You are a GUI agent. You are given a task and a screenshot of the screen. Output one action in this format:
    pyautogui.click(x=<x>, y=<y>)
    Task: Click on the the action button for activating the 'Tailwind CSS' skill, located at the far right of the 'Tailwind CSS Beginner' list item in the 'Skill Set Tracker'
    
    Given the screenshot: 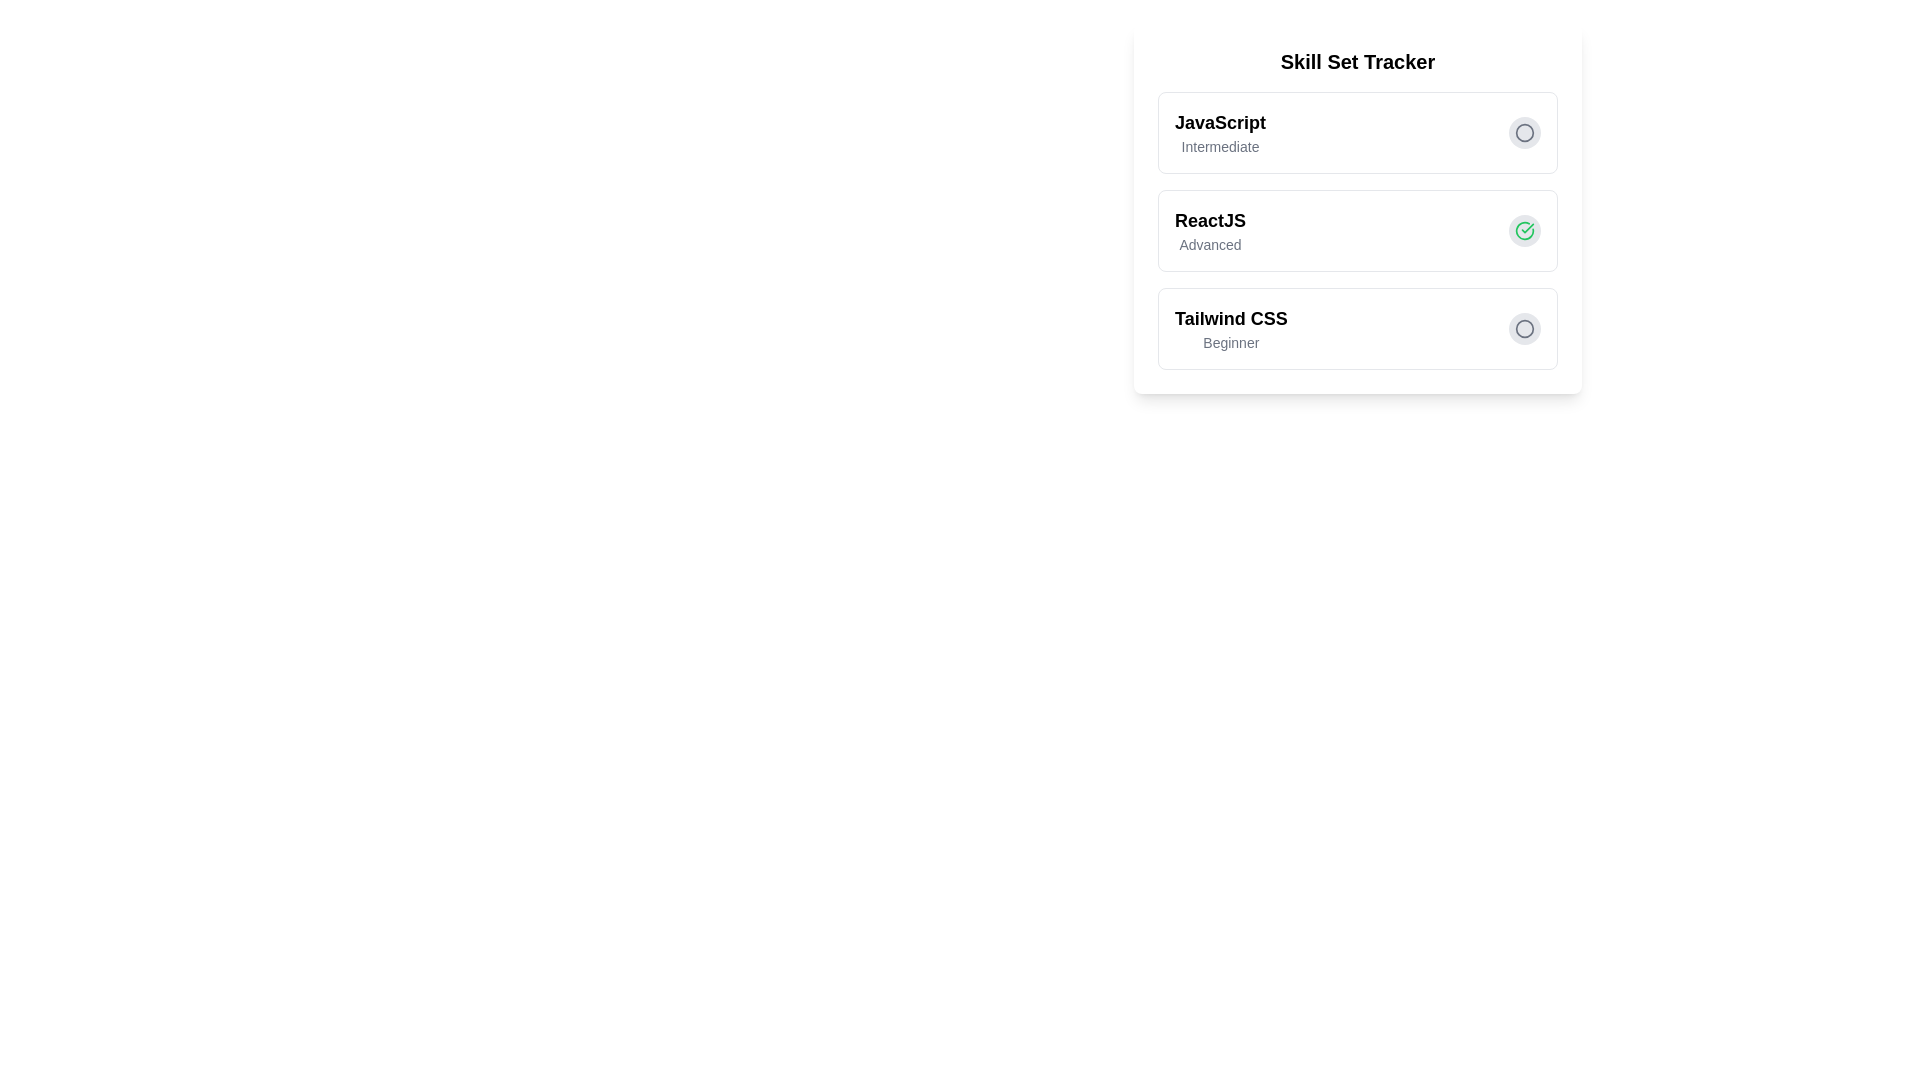 What is the action you would take?
    pyautogui.click(x=1524, y=327)
    